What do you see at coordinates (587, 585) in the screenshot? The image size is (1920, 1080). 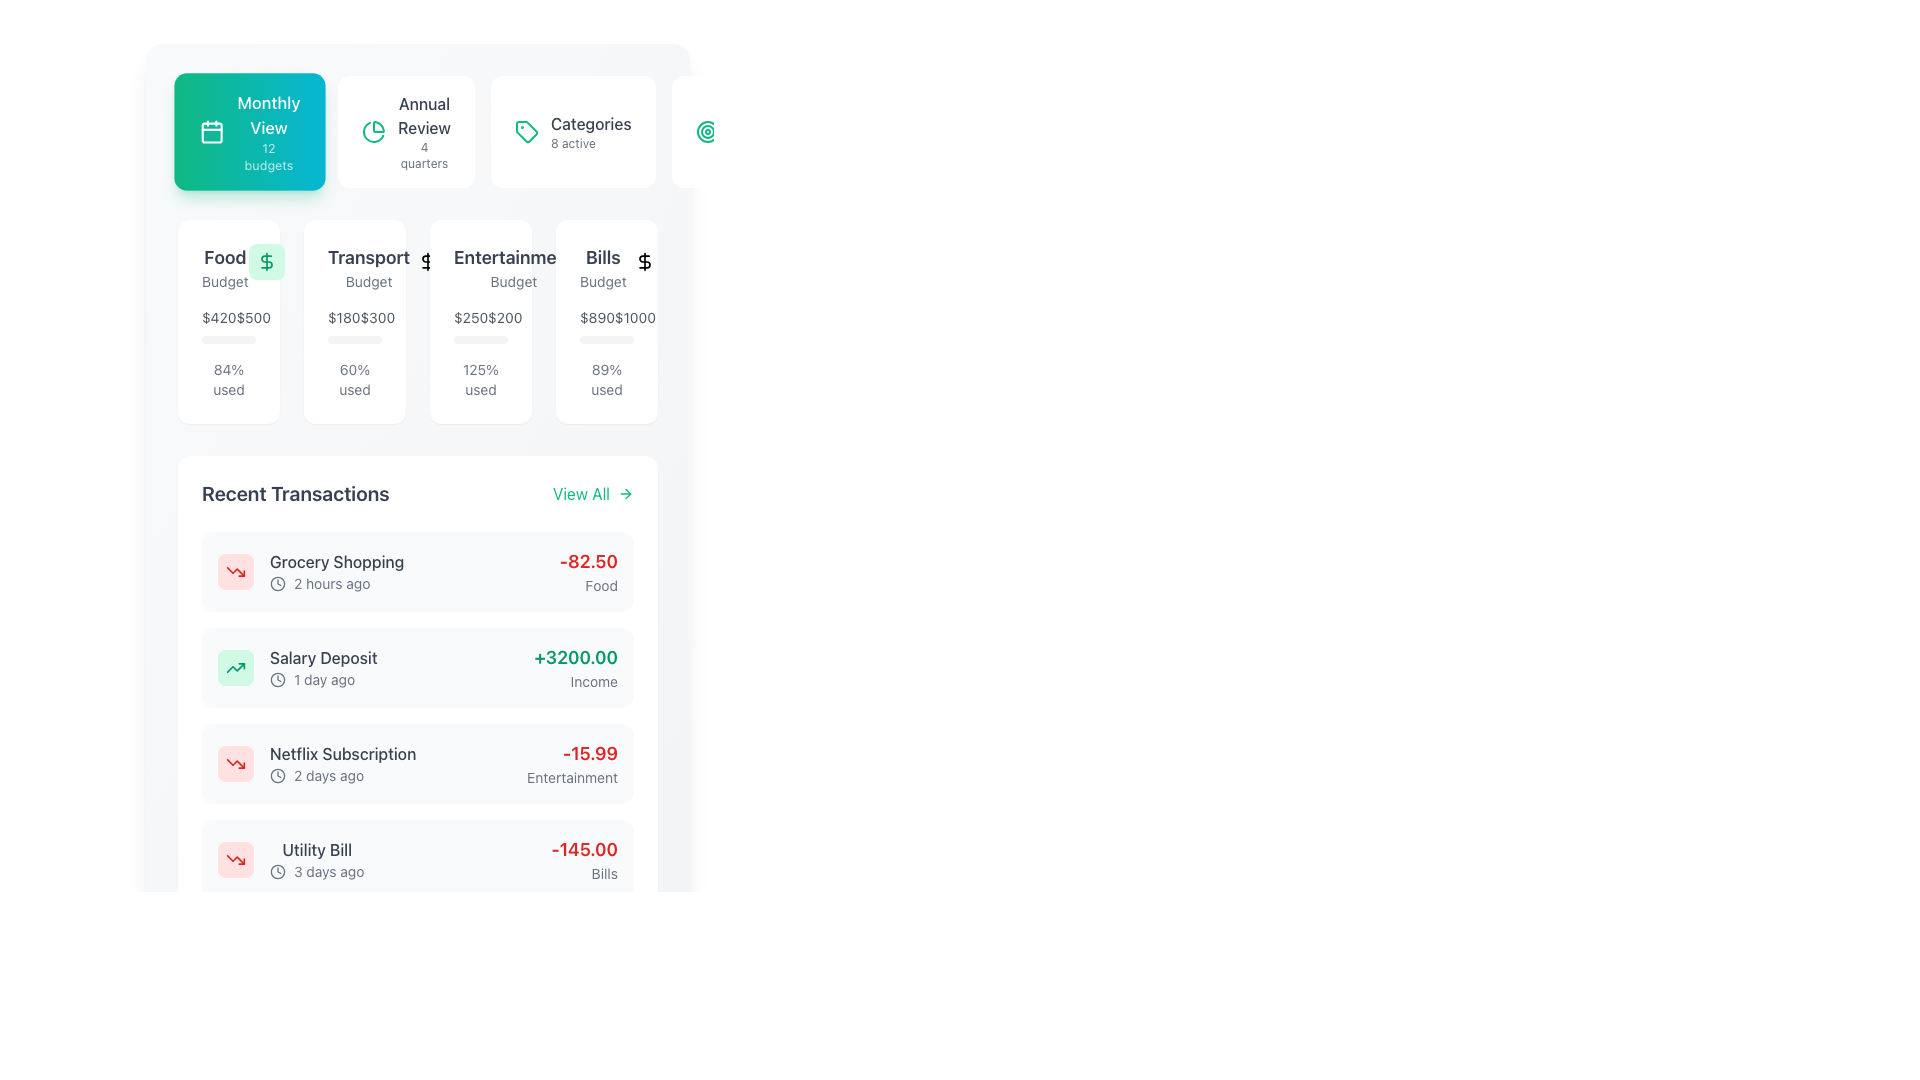 I see `text label indicating the category of the transaction located in the 'Recent Transactions' section, directly beneath the '-82.50' red text associated with 'Grocery Shopping.'` at bounding box center [587, 585].